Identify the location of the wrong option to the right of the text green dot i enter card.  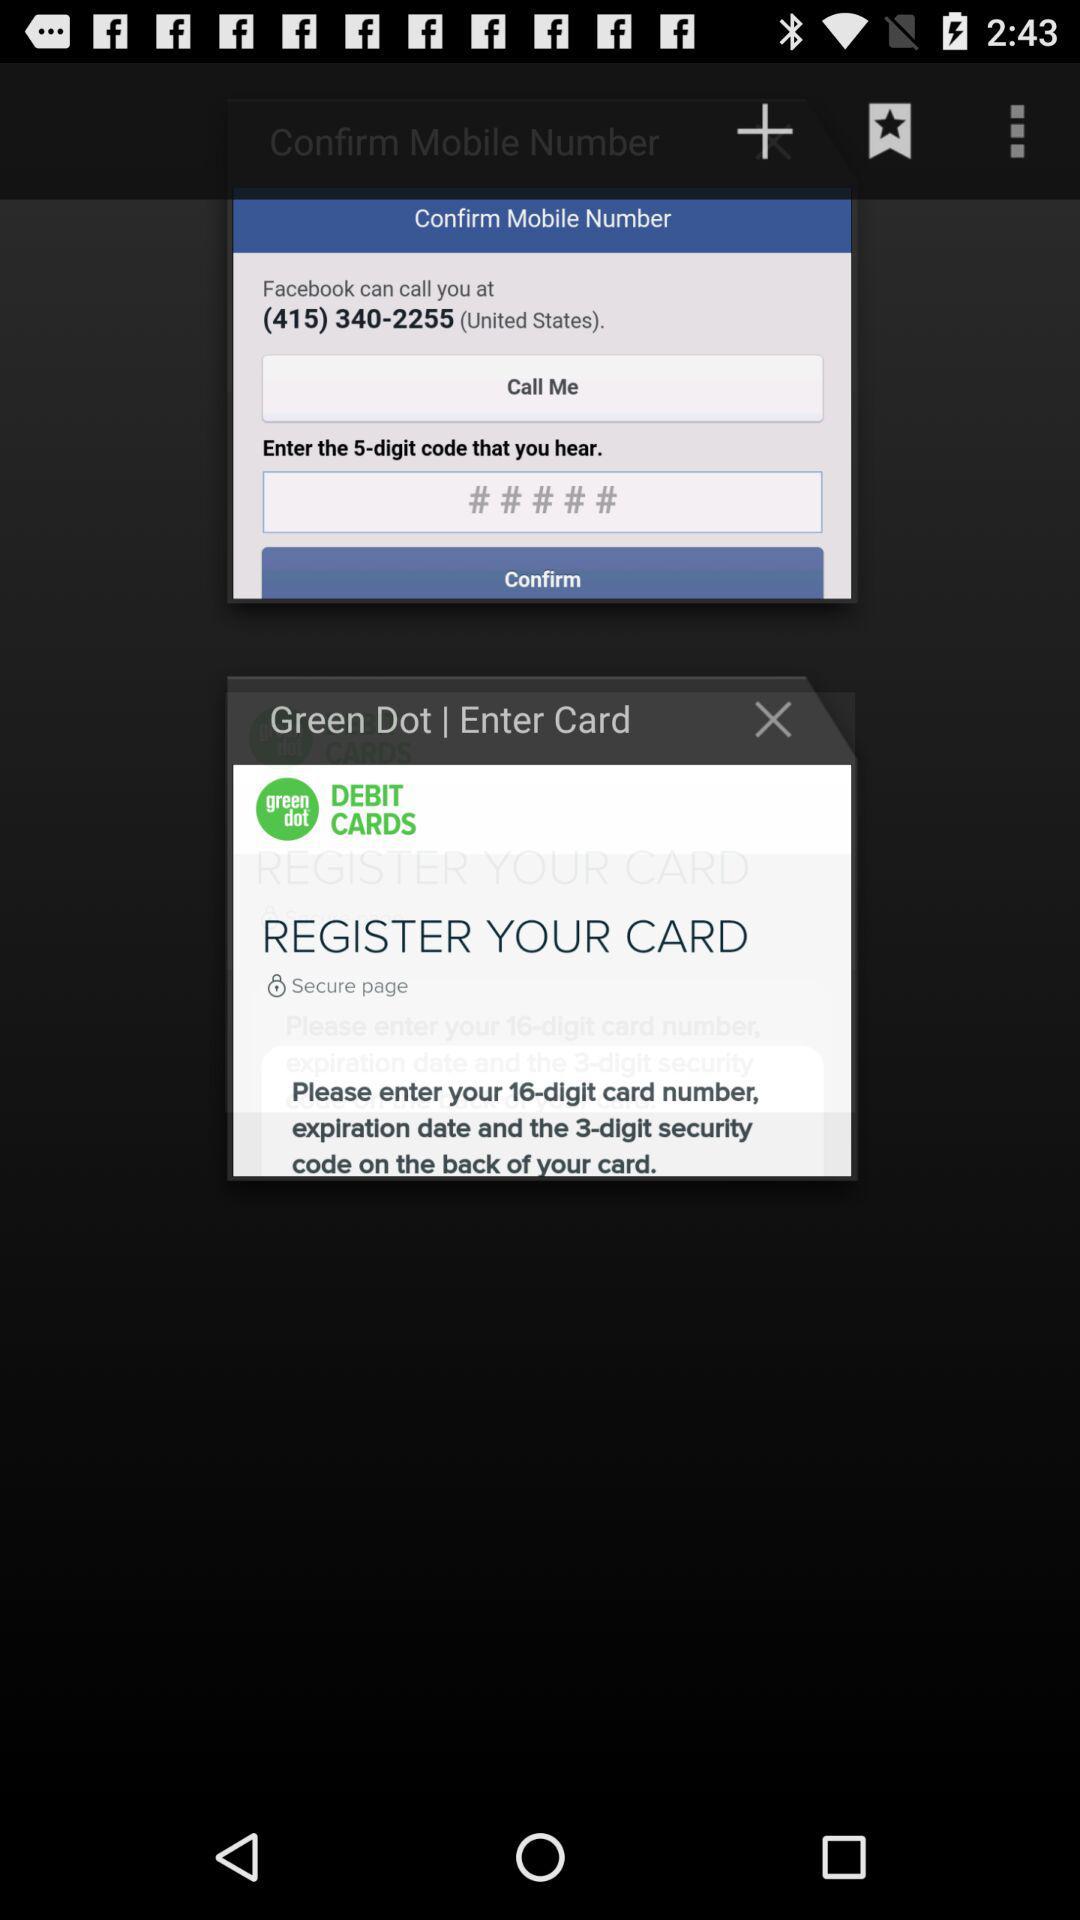
(782, 719).